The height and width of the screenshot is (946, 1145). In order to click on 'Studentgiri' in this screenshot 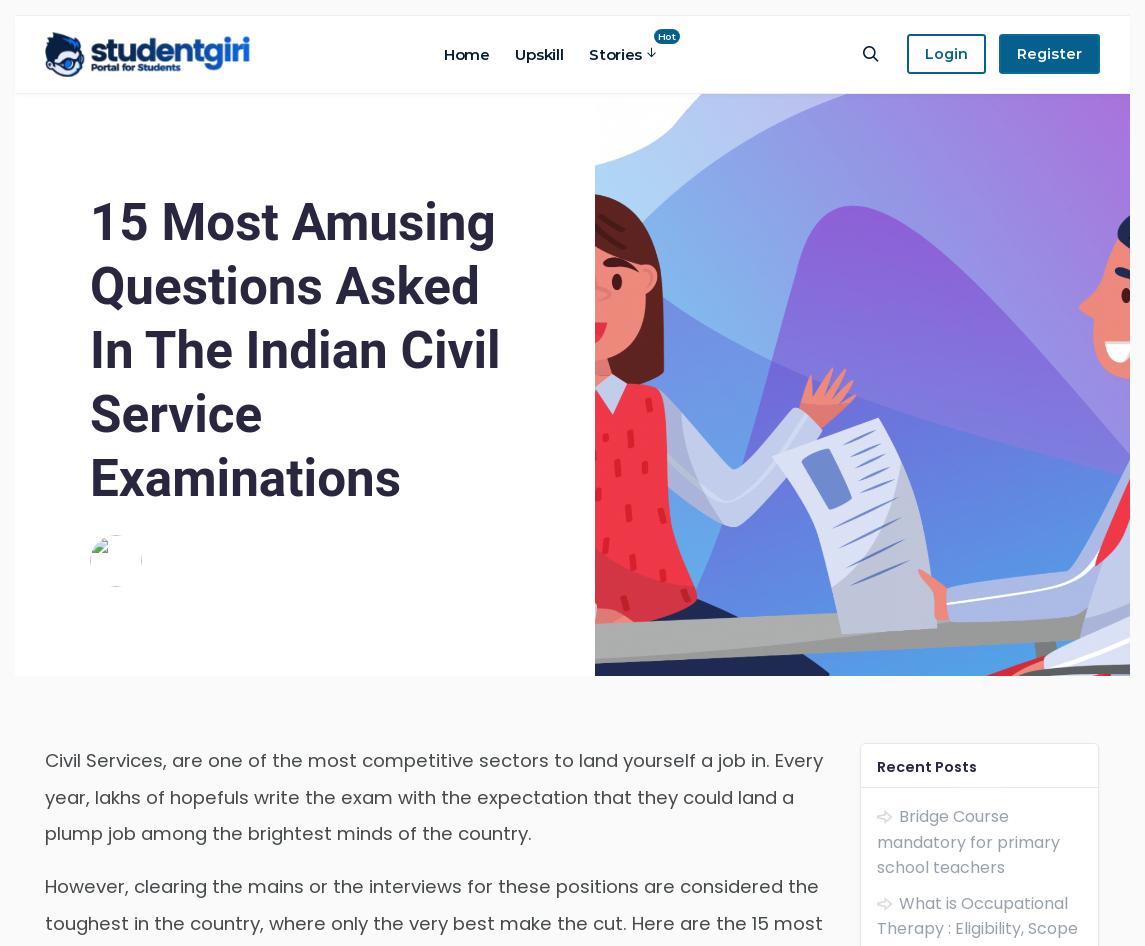, I will do `click(196, 547)`.